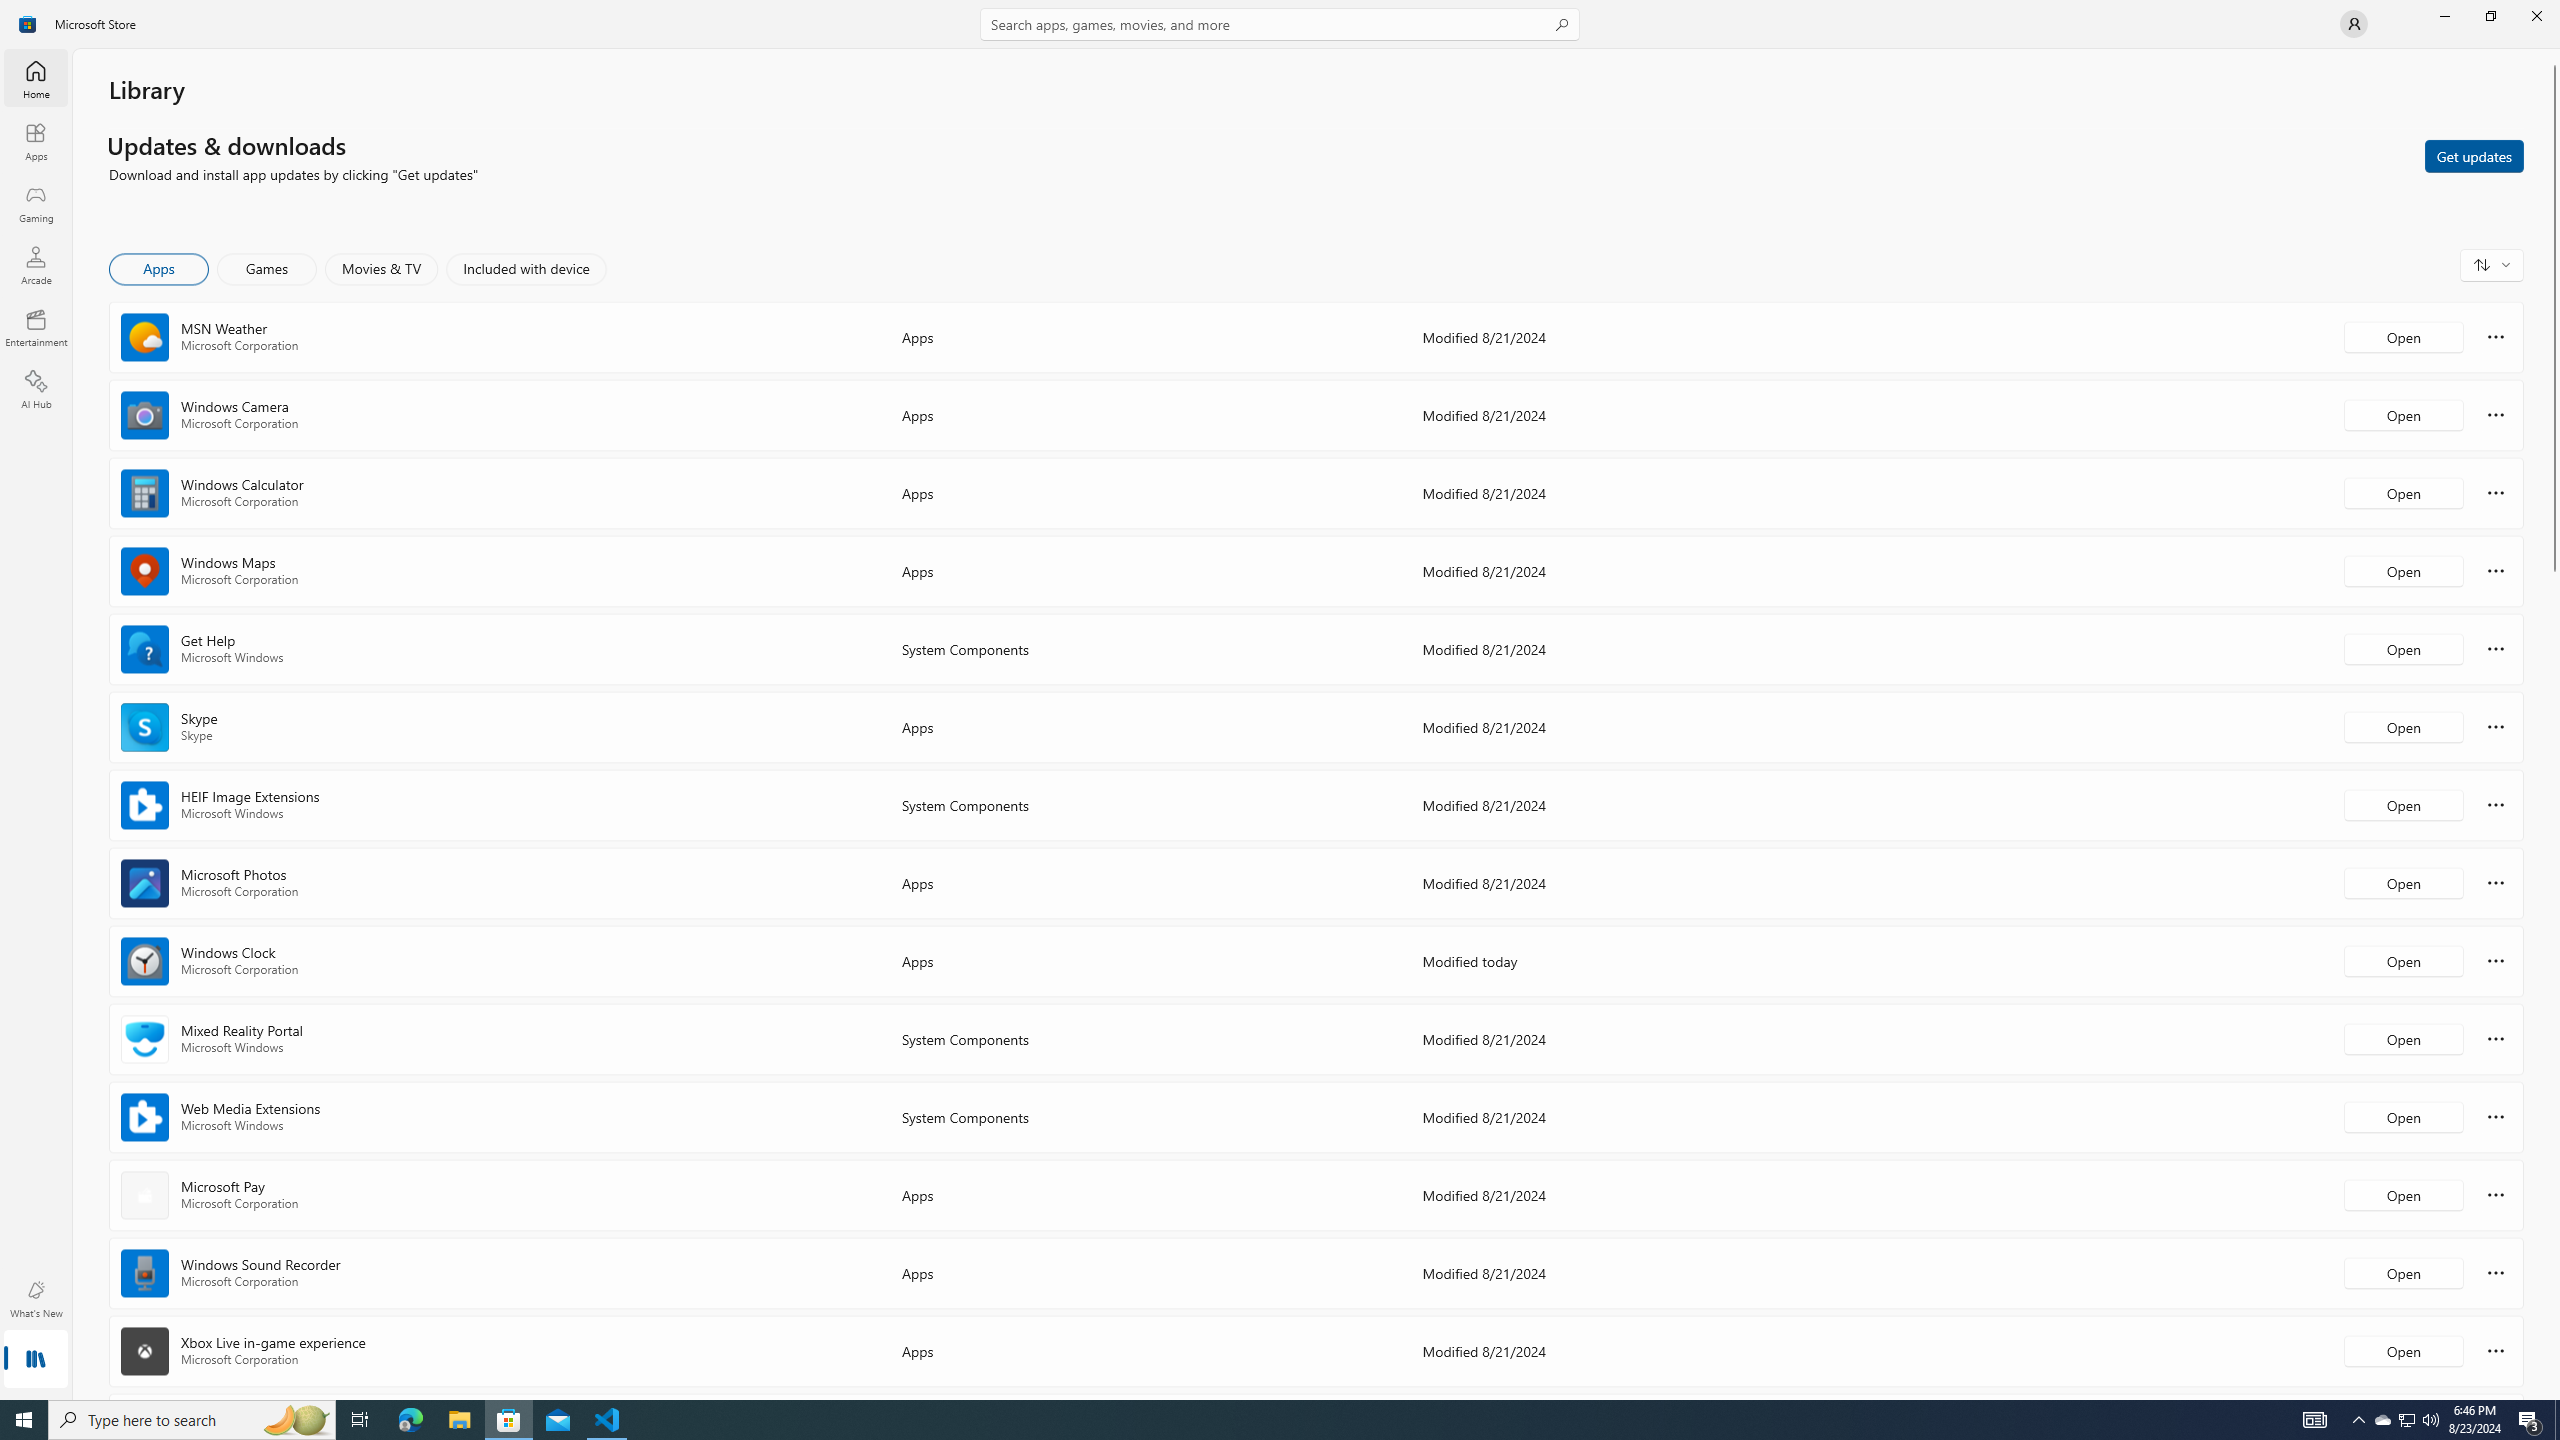 Image resolution: width=2560 pixels, height=1440 pixels. I want to click on 'Movies & TV', so click(380, 268).